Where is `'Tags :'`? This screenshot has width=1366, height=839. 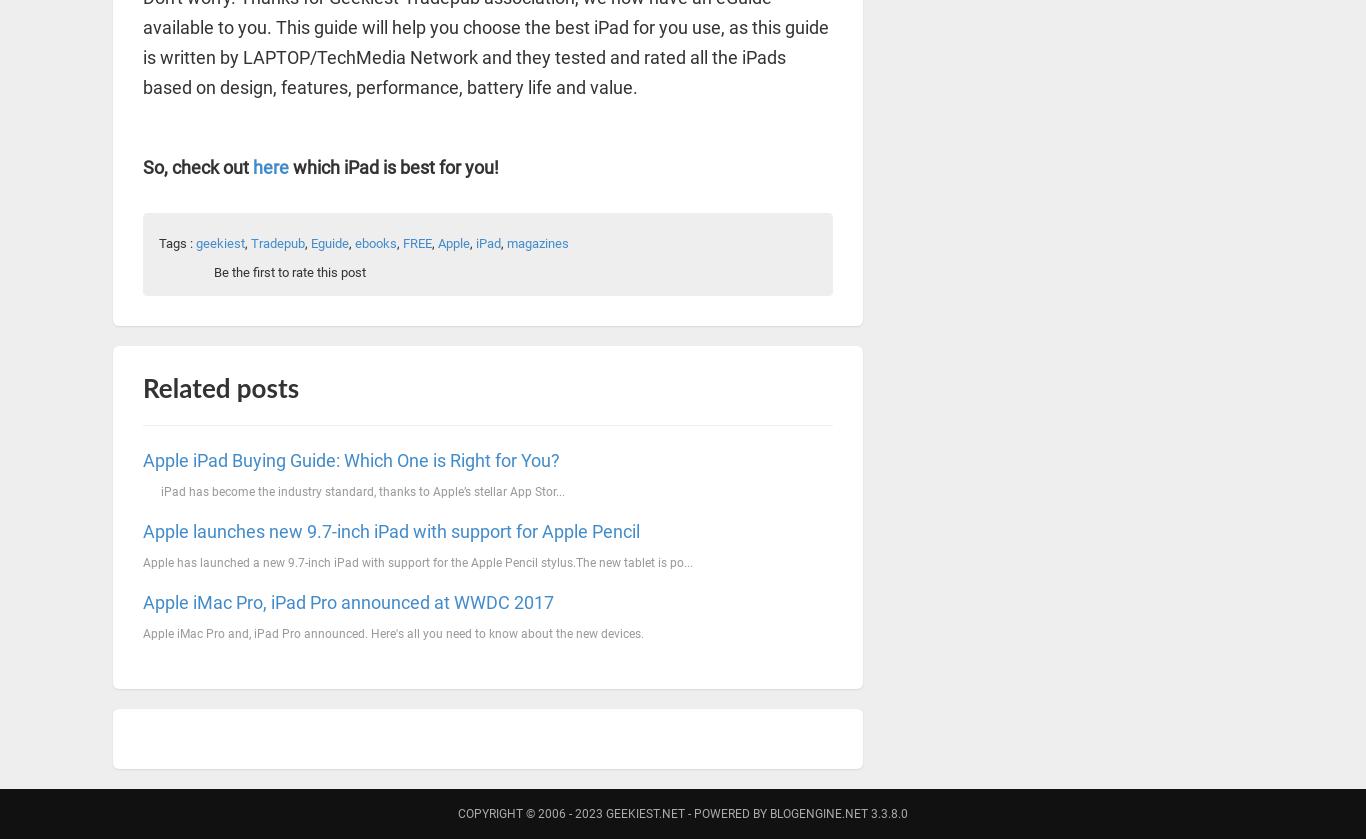
'Tags :' is located at coordinates (176, 243).